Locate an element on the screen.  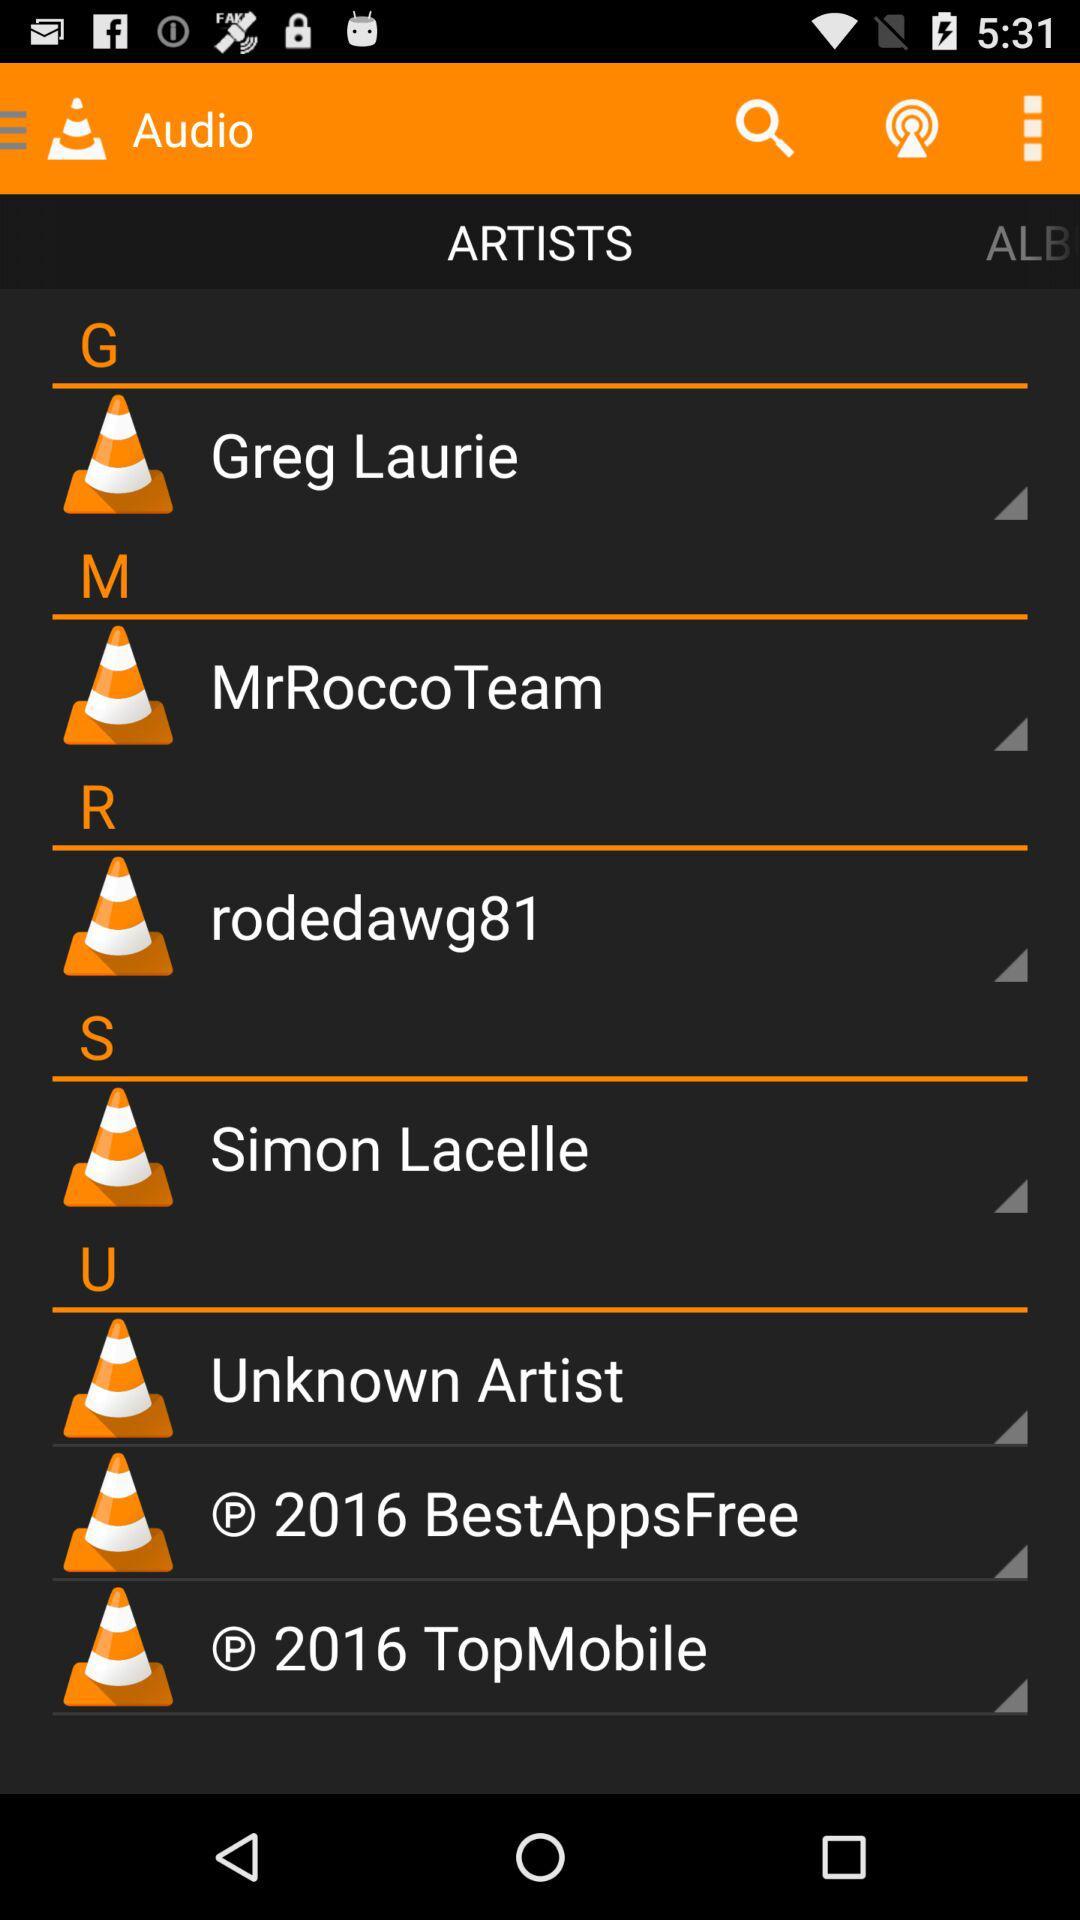
artist is located at coordinates (975, 700).